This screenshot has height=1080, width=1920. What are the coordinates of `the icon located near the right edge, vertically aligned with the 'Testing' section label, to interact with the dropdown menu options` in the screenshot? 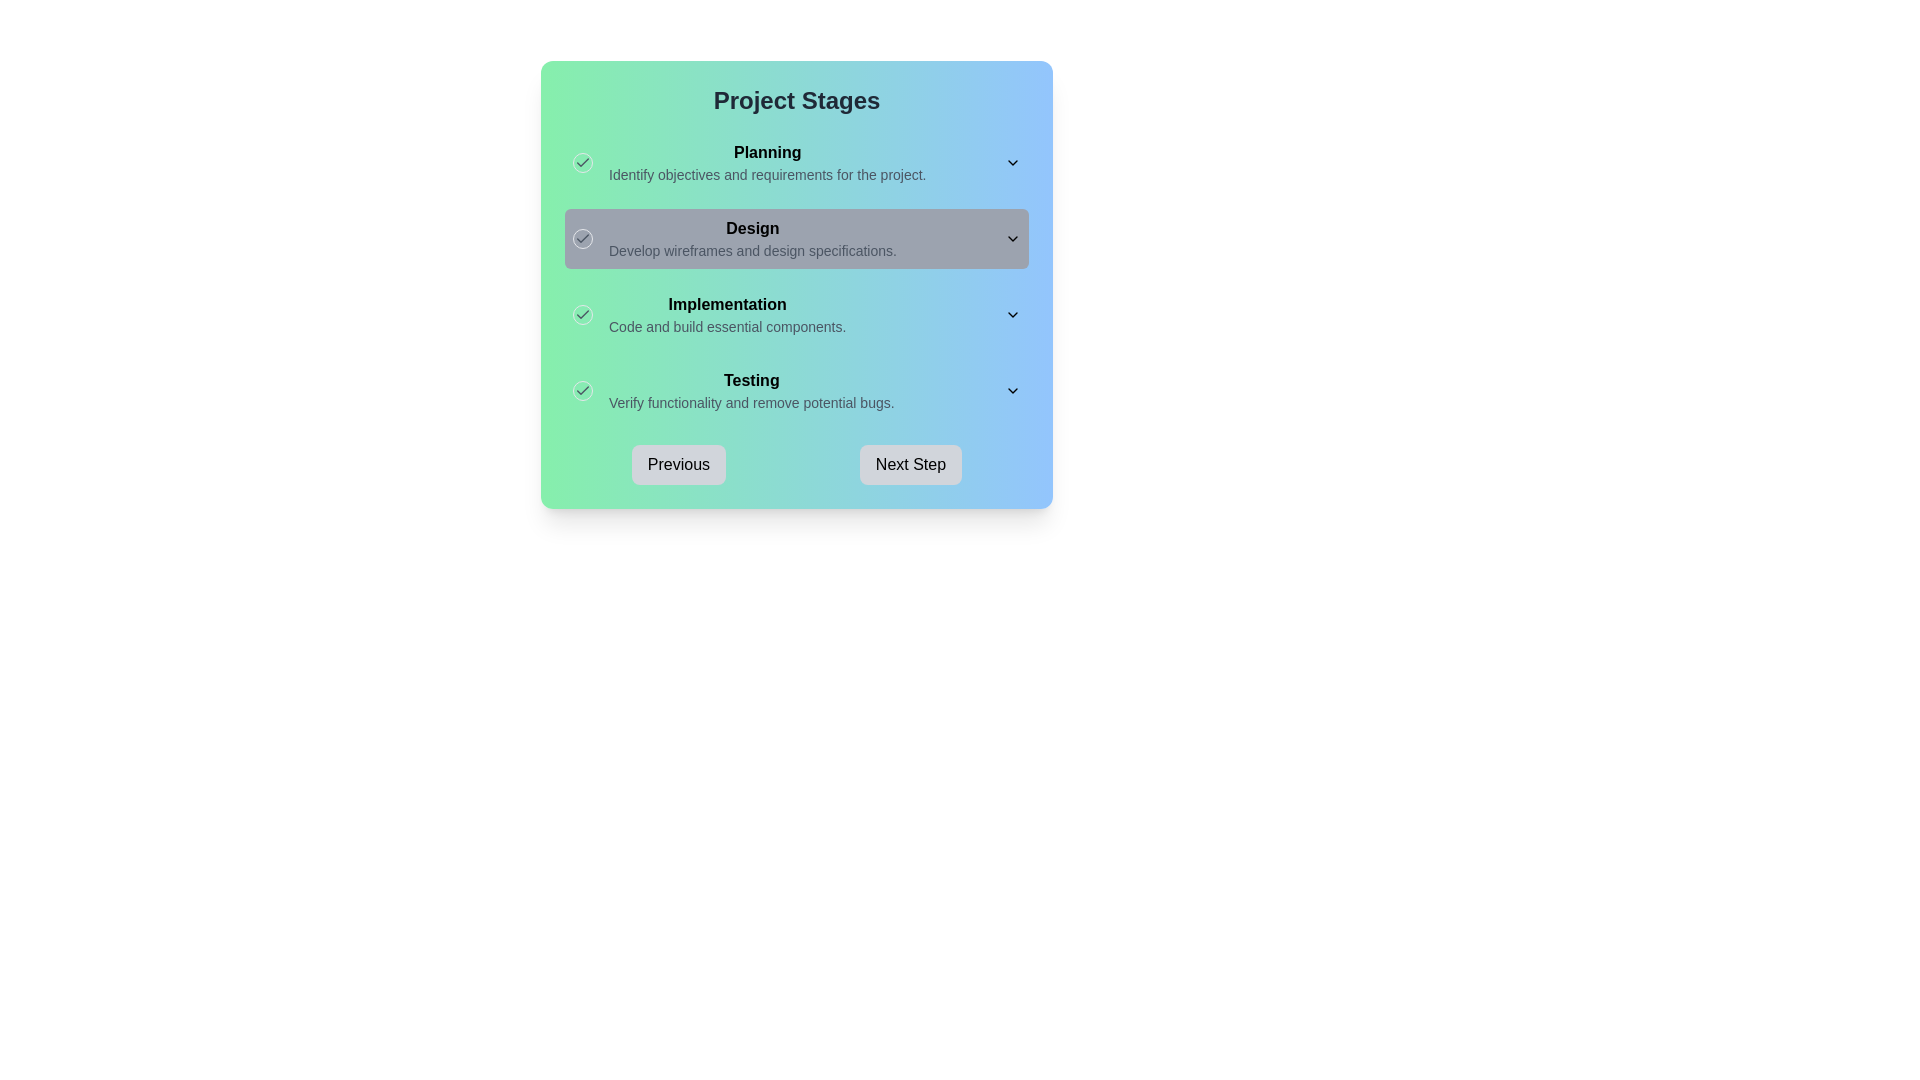 It's located at (1012, 390).